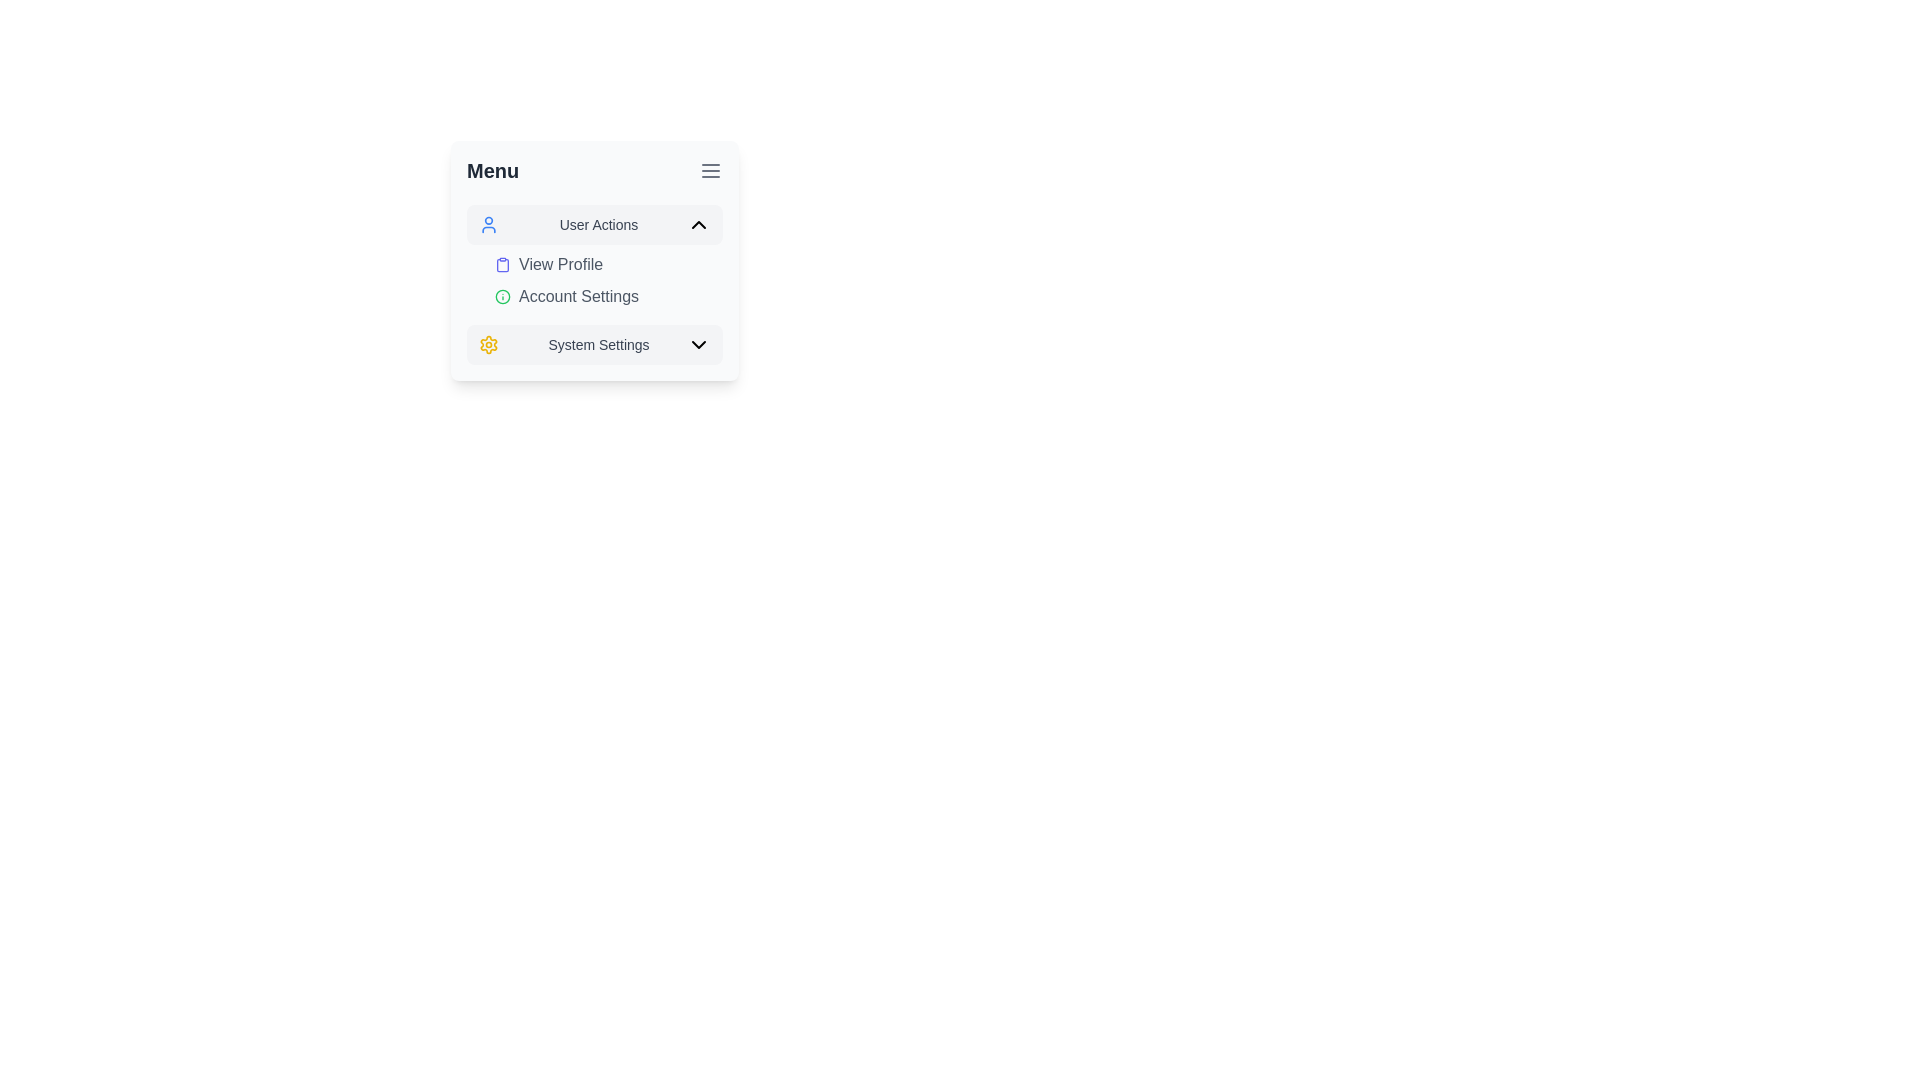 Image resolution: width=1920 pixels, height=1080 pixels. Describe the element at coordinates (503, 264) in the screenshot. I see `the clipboard icon located to the left of the 'View Profile' text in the dropdown menu, which indicates the action for viewing profile details` at that location.